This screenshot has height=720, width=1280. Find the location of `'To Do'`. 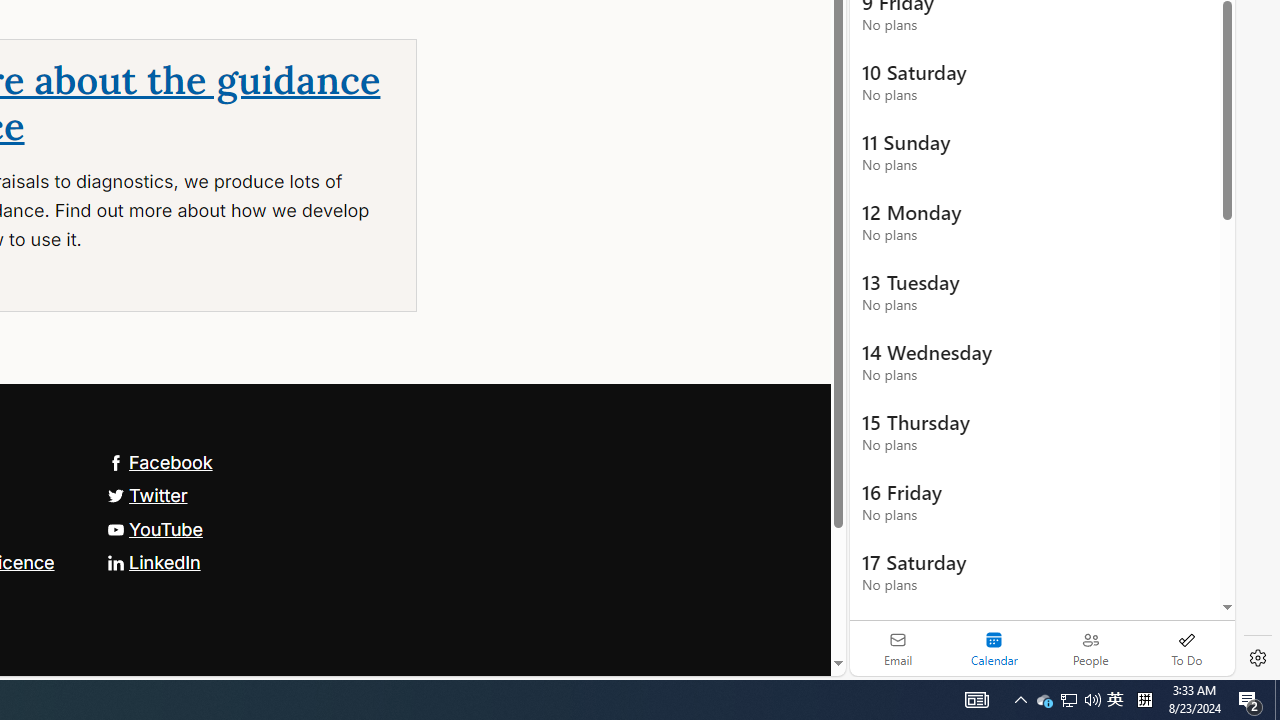

'To Do' is located at coordinates (1186, 648).